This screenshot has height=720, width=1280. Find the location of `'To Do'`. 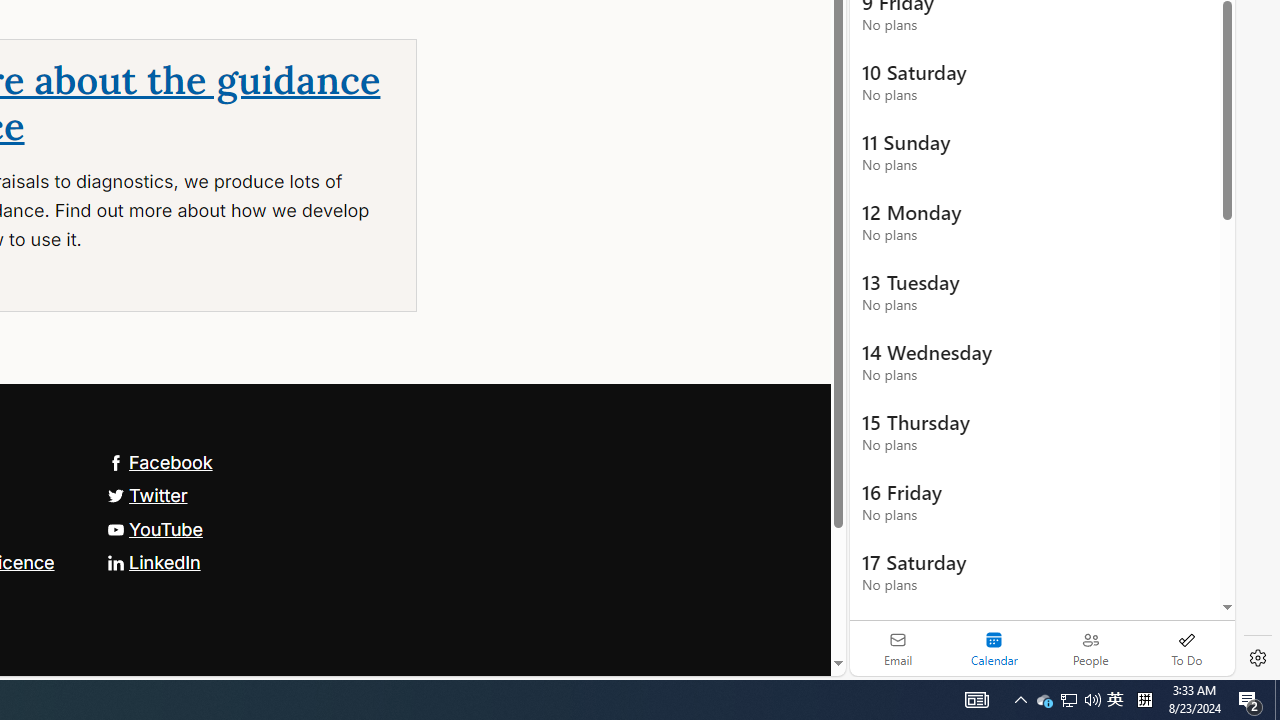

'To Do' is located at coordinates (1186, 648).